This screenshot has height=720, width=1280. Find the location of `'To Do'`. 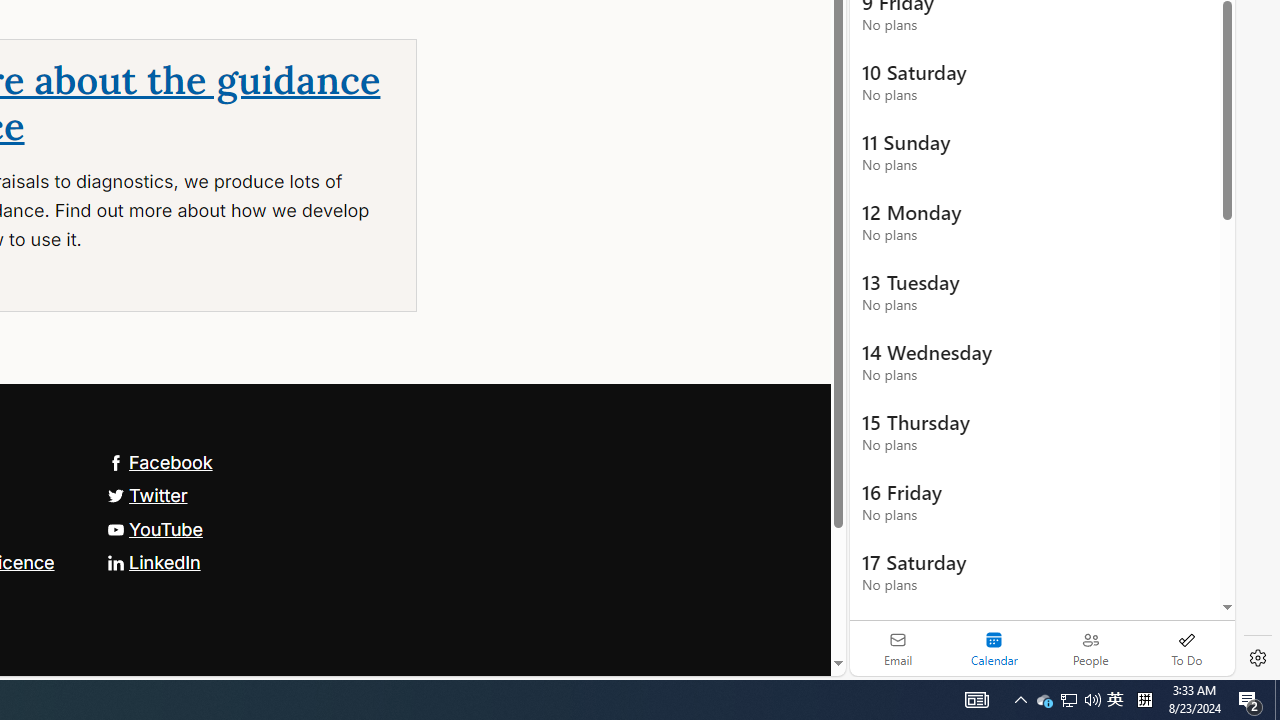

'To Do' is located at coordinates (1186, 648).